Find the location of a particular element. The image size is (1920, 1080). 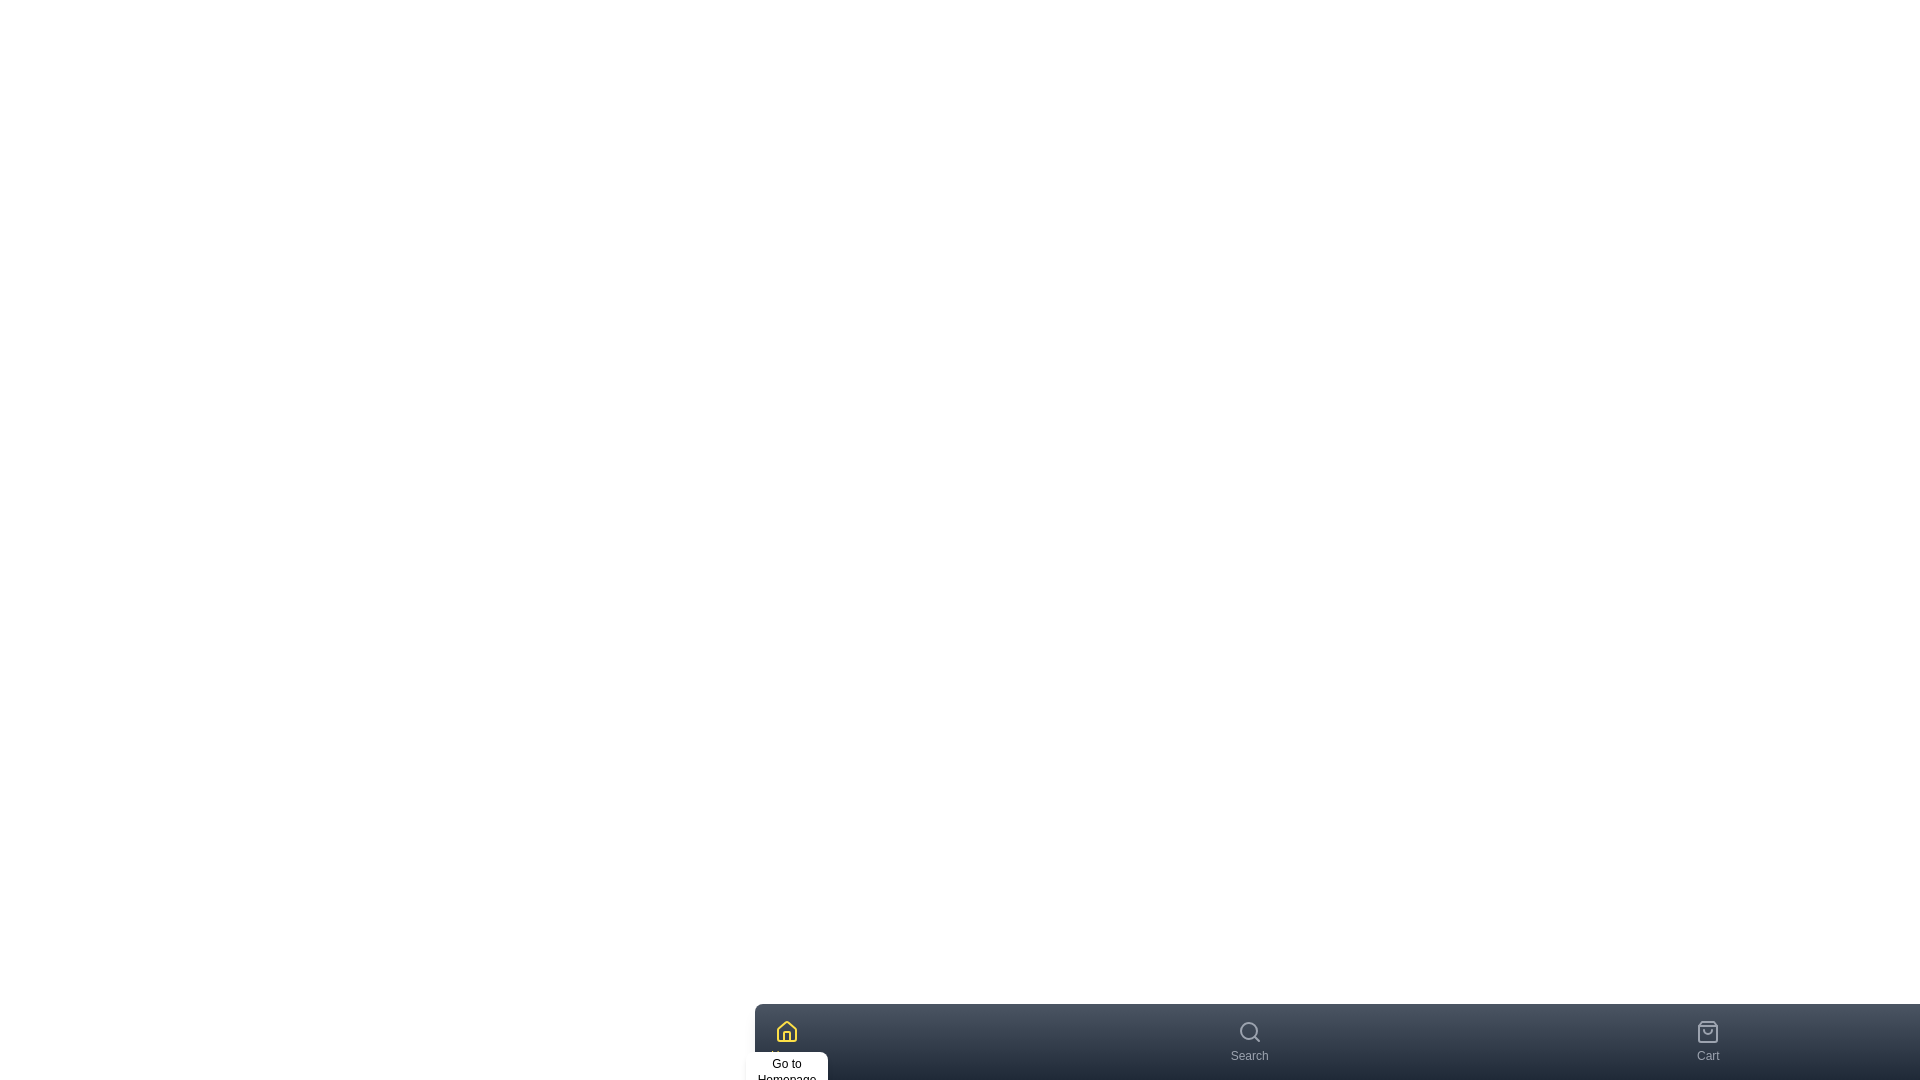

the tab corresponding to Home is located at coordinates (786, 1040).